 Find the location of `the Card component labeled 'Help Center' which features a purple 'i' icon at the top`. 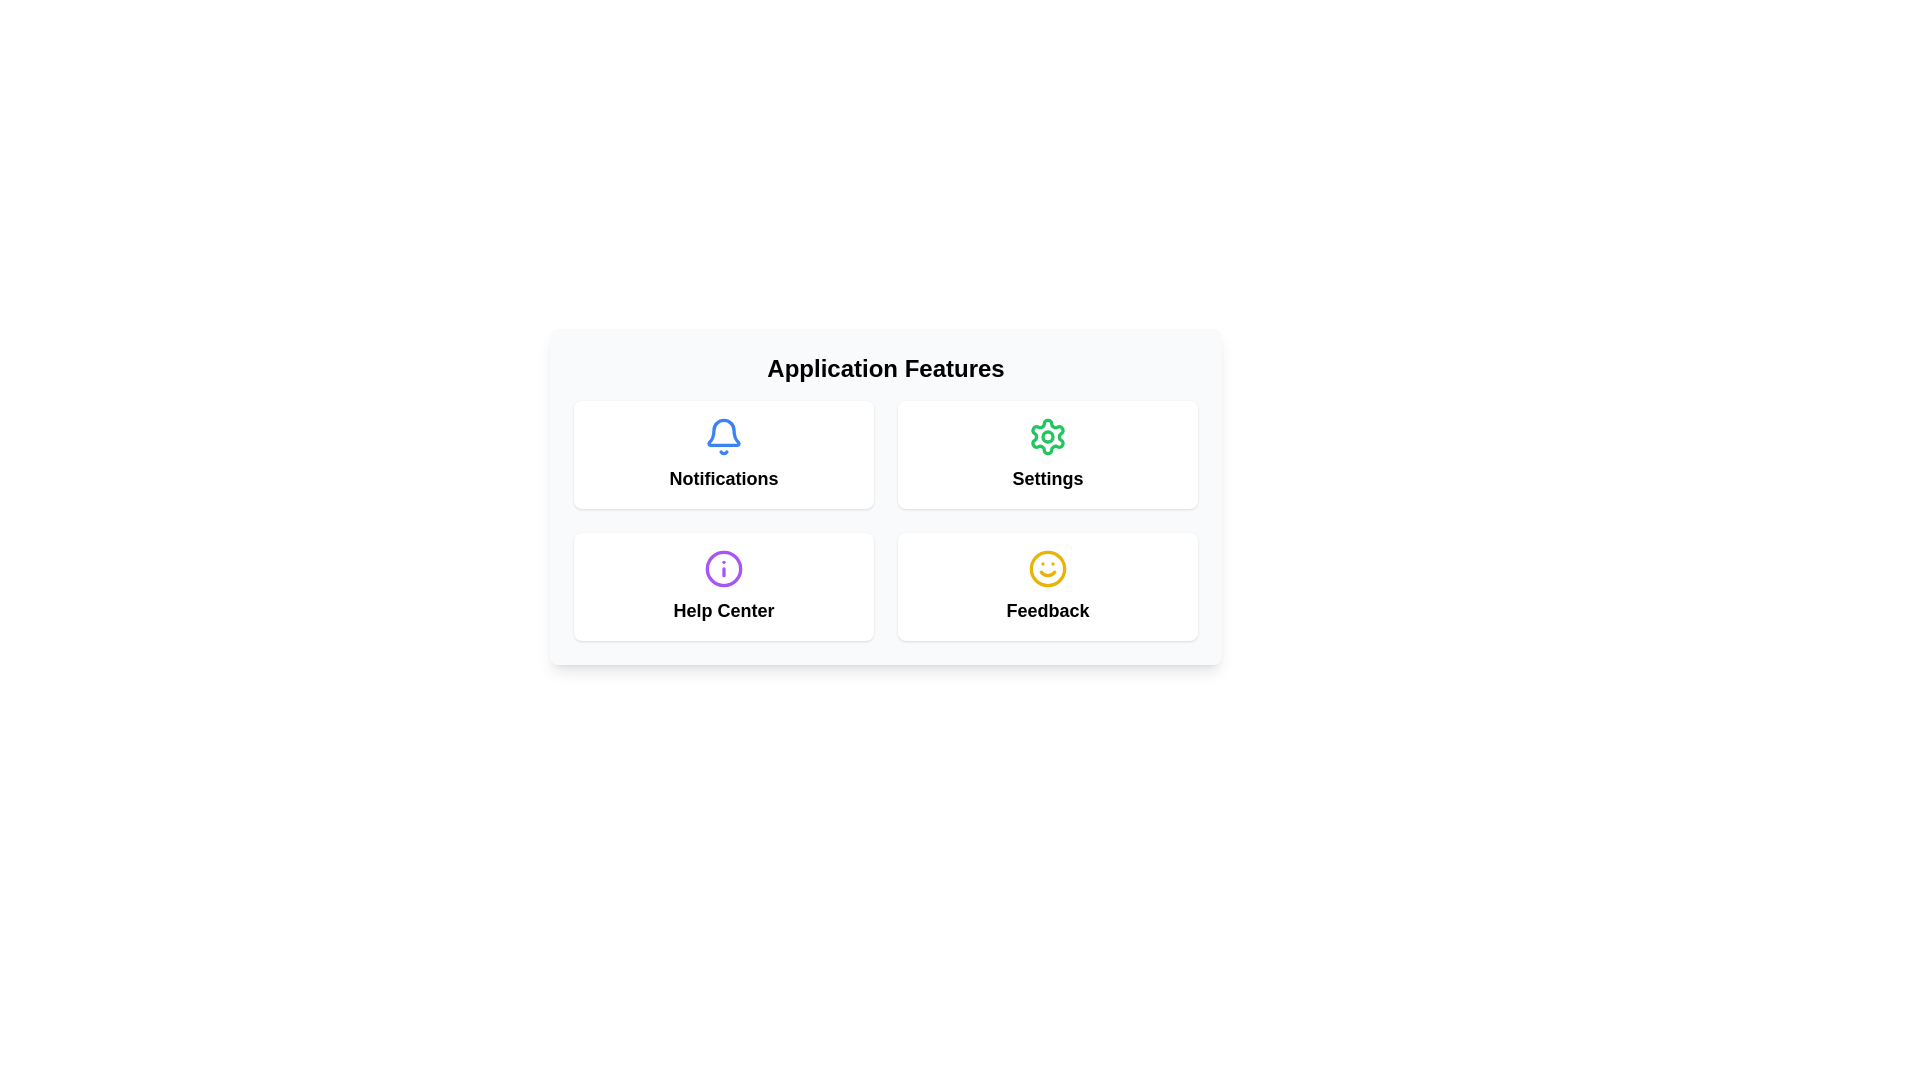

the Card component labeled 'Help Center' which features a purple 'i' icon at the top is located at coordinates (723, 585).